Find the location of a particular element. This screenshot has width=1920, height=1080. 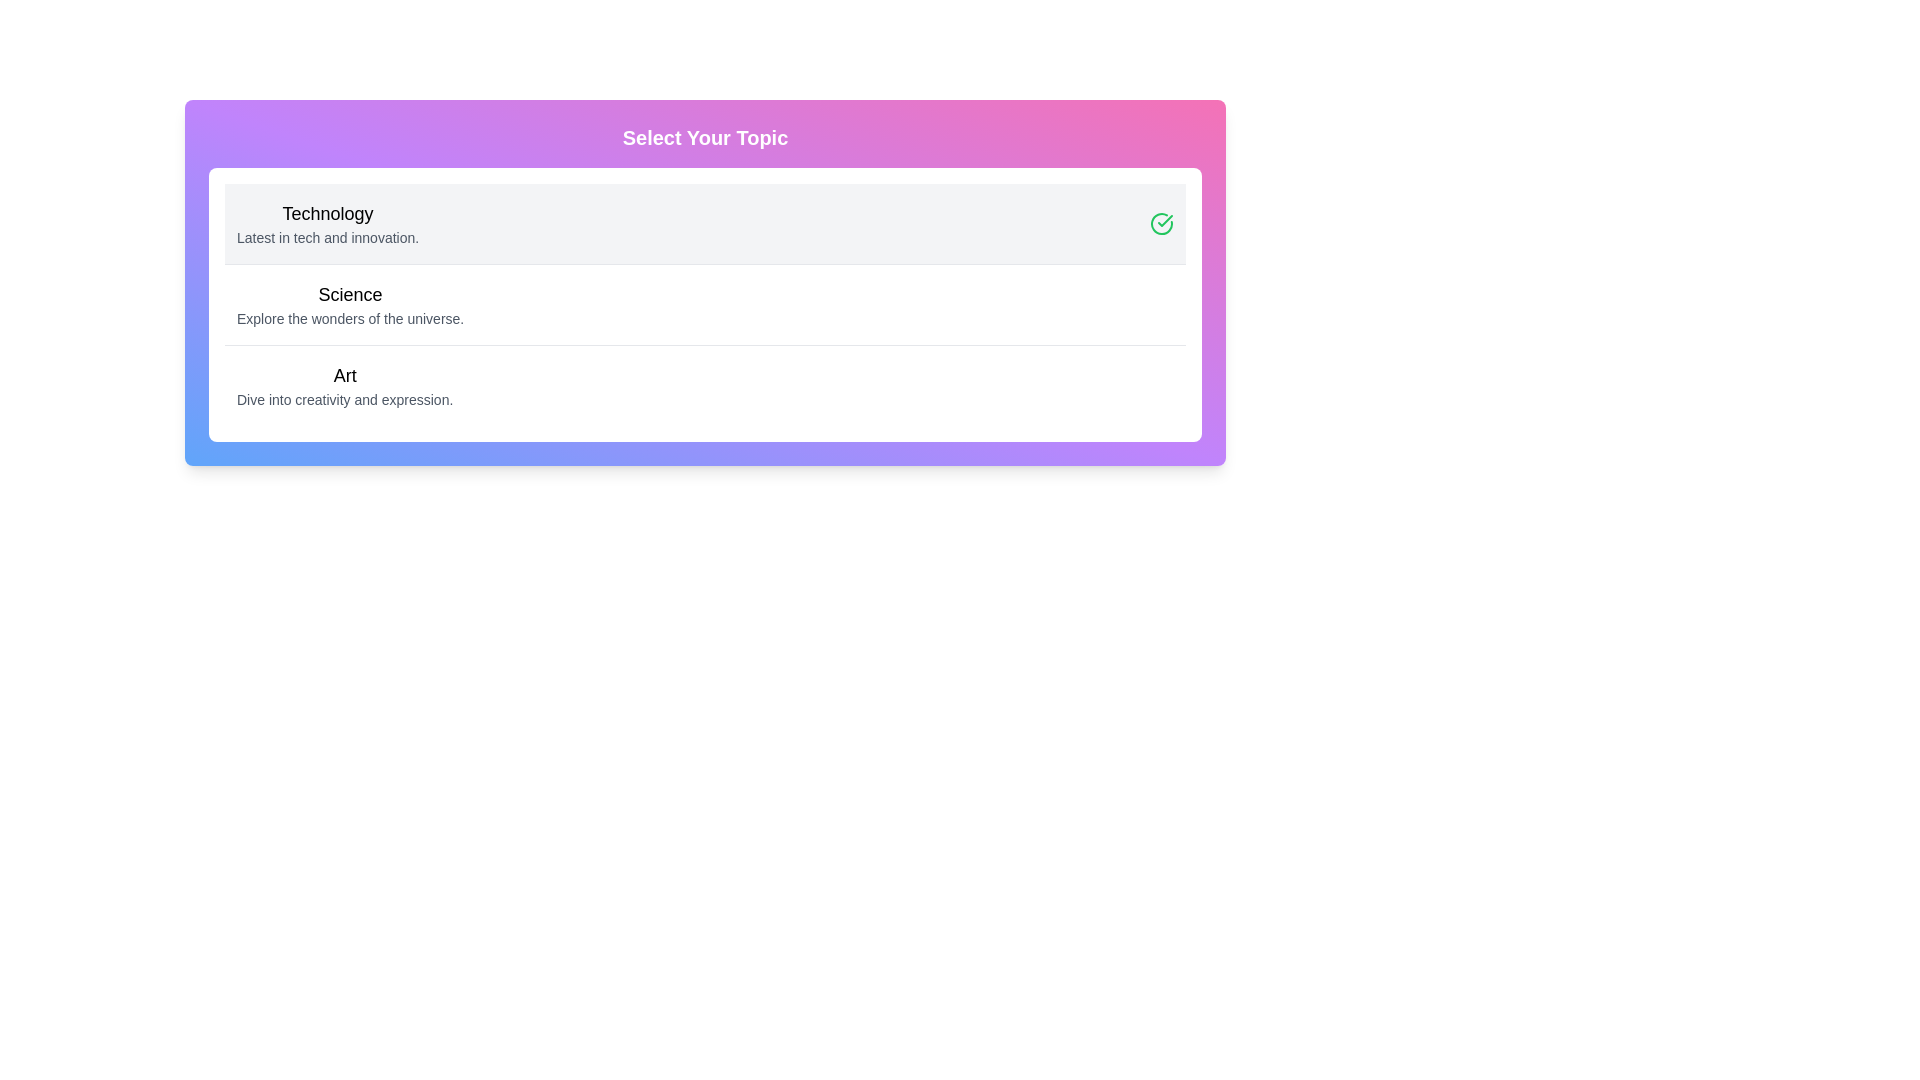

the descriptive text label for the 'Science' topic, which provides additional context directly below the 'Science' header in the list of selectable topics is located at coordinates (350, 318).